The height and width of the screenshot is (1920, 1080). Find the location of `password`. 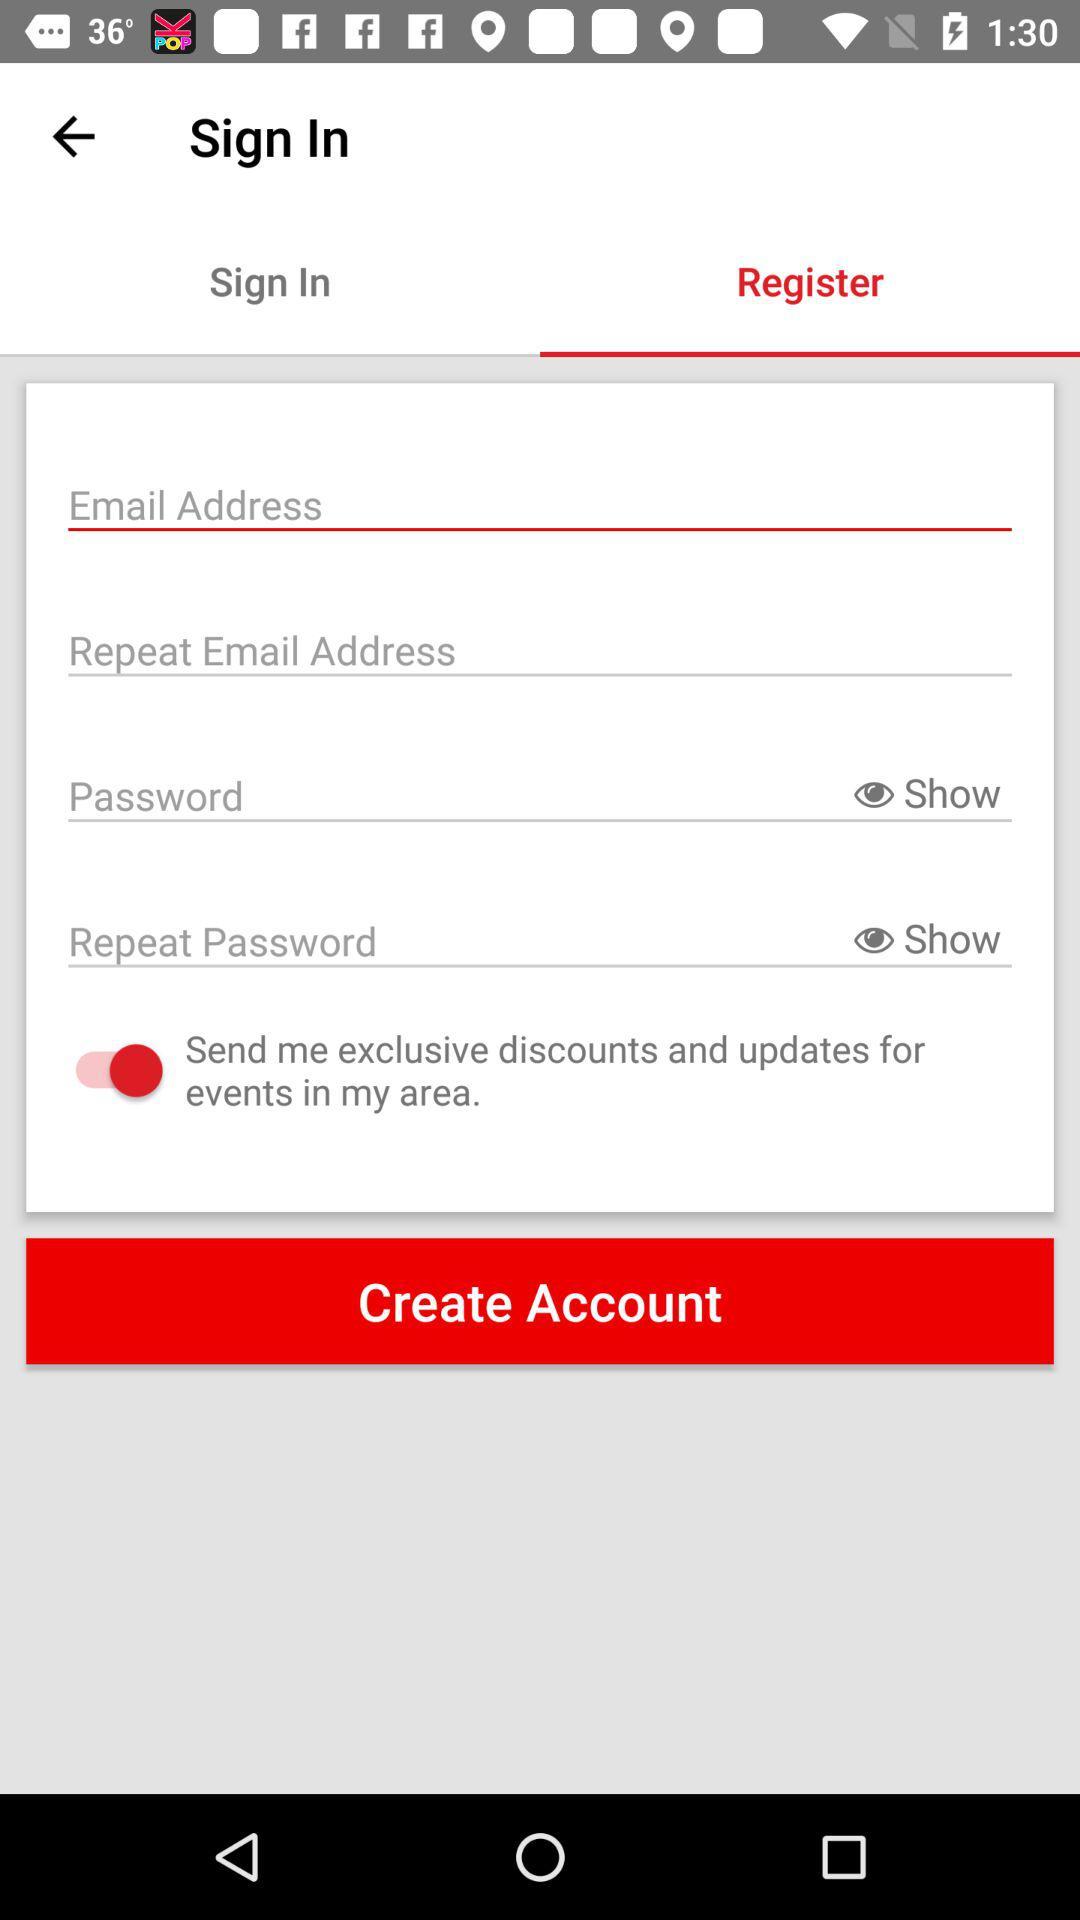

password is located at coordinates (540, 792).